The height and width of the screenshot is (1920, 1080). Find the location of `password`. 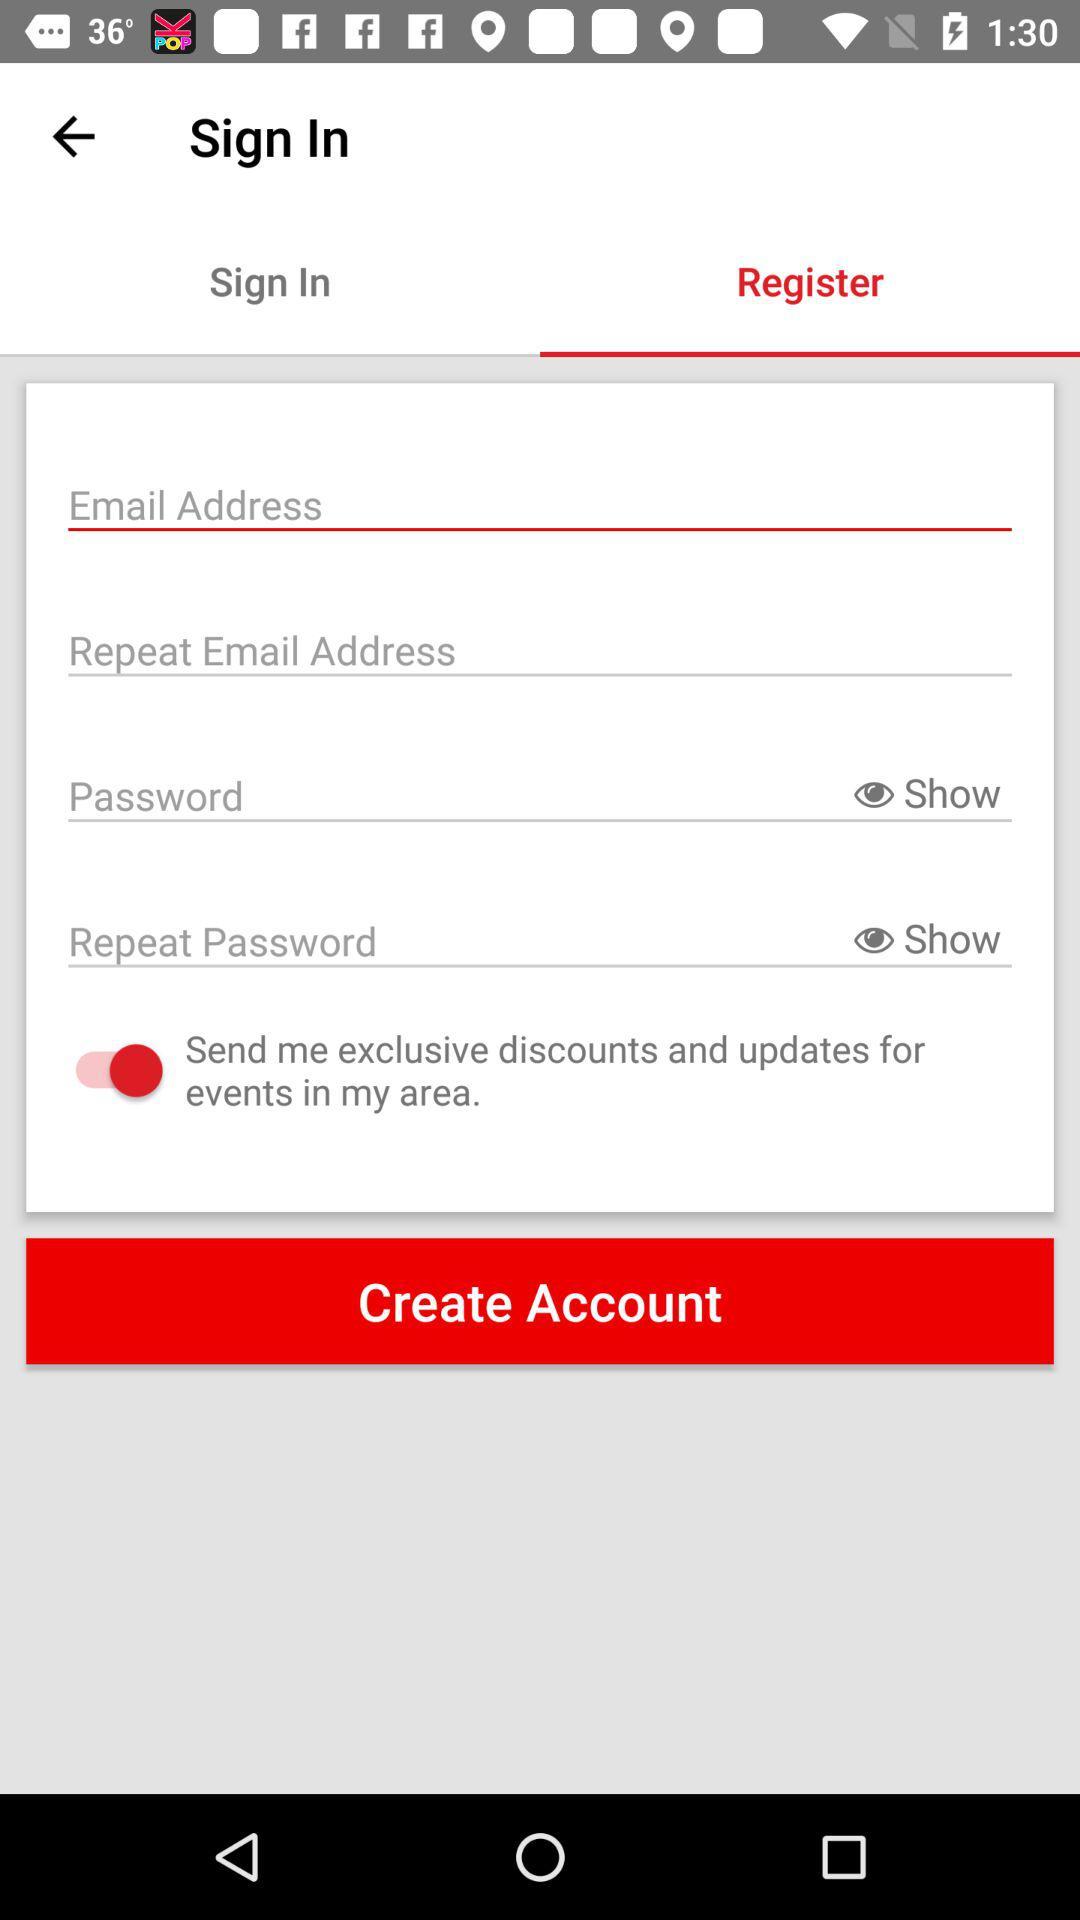

password is located at coordinates (540, 792).